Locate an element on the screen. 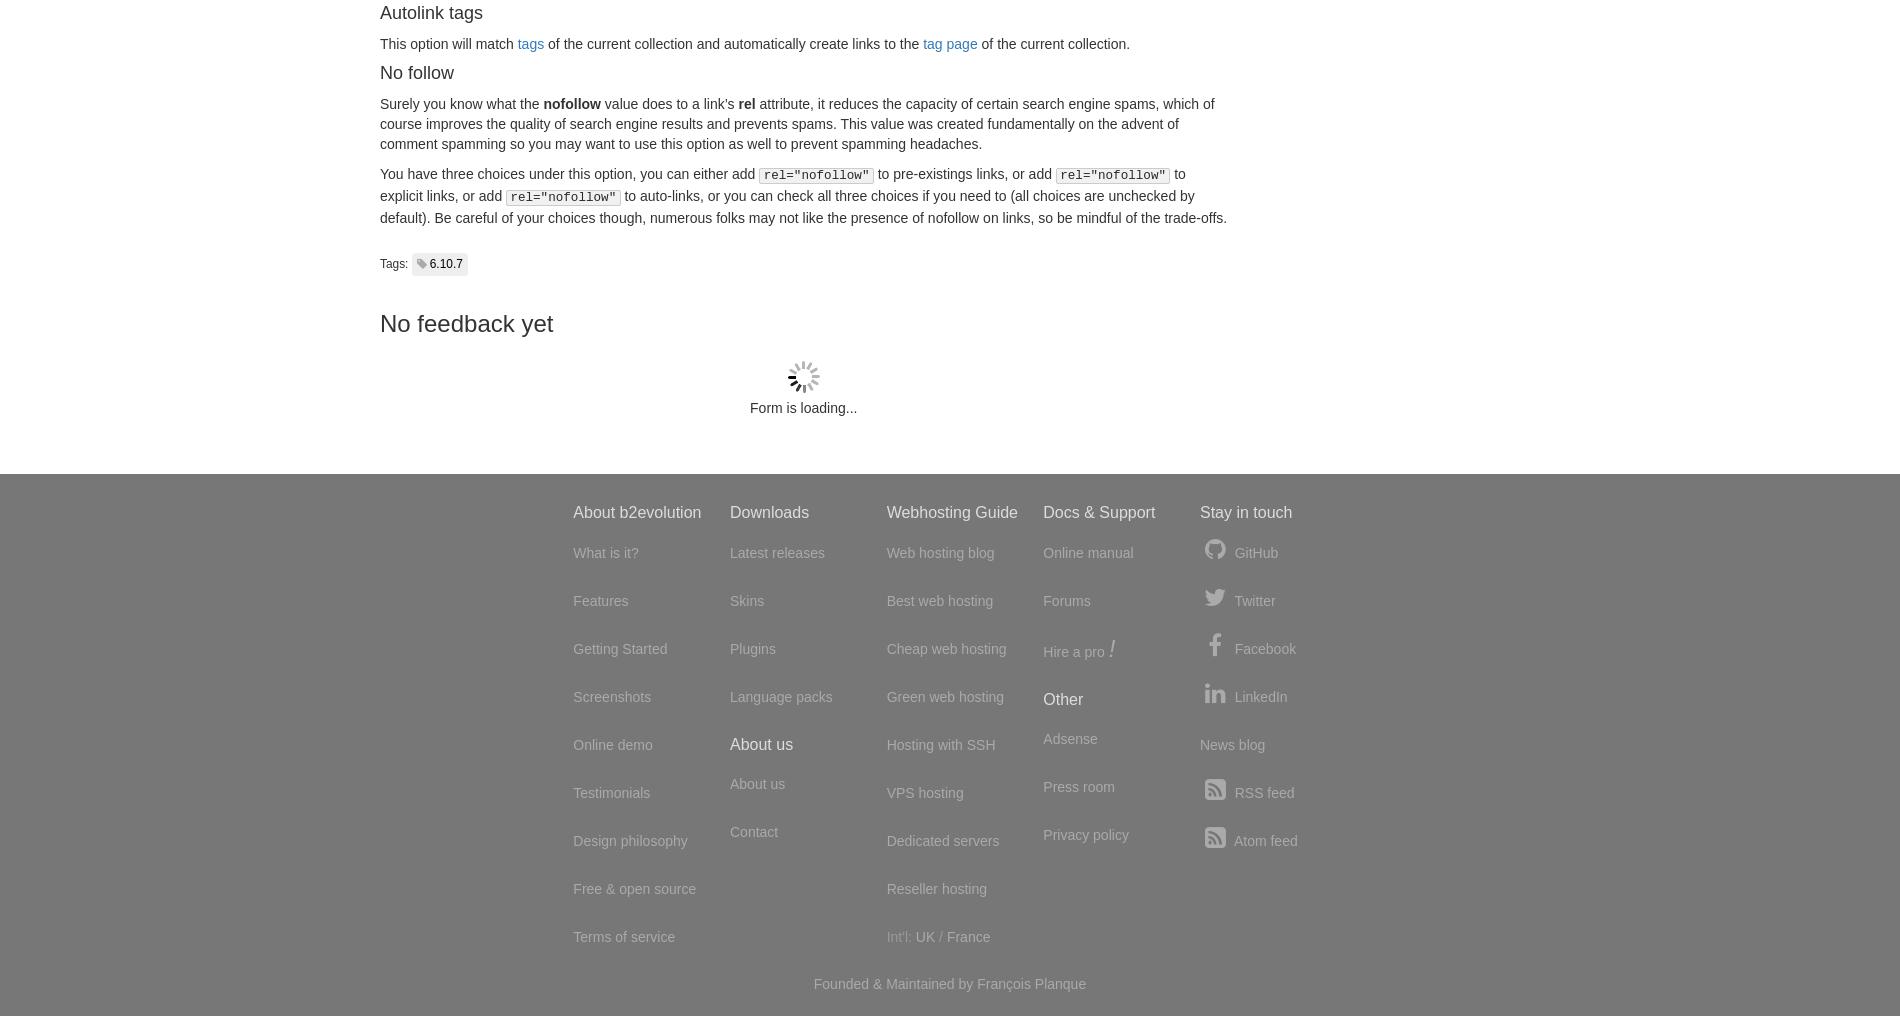 The height and width of the screenshot is (1016, 1900). 'Best web hosting' is located at coordinates (884, 600).